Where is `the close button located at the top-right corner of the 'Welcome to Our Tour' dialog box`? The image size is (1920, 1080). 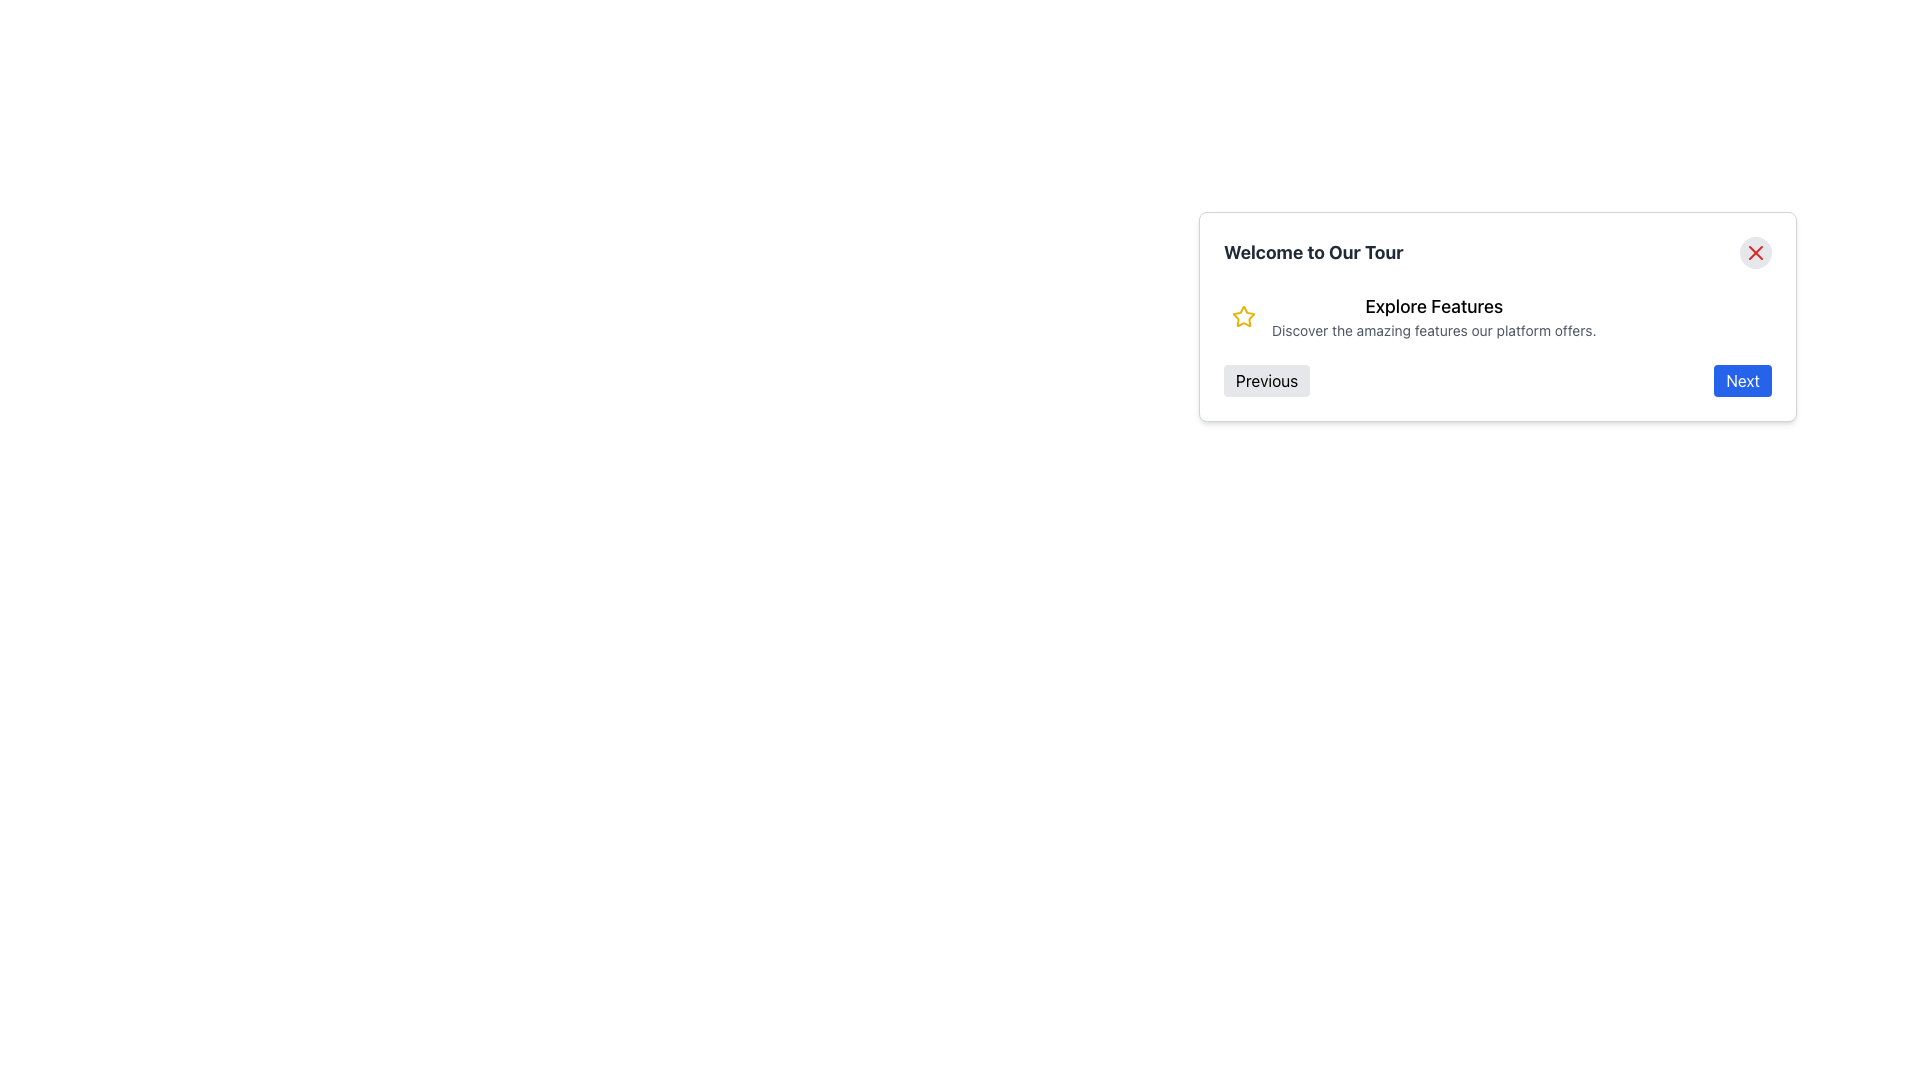
the close button located at the top-right corner of the 'Welcome to Our Tour' dialog box is located at coordinates (1755, 252).